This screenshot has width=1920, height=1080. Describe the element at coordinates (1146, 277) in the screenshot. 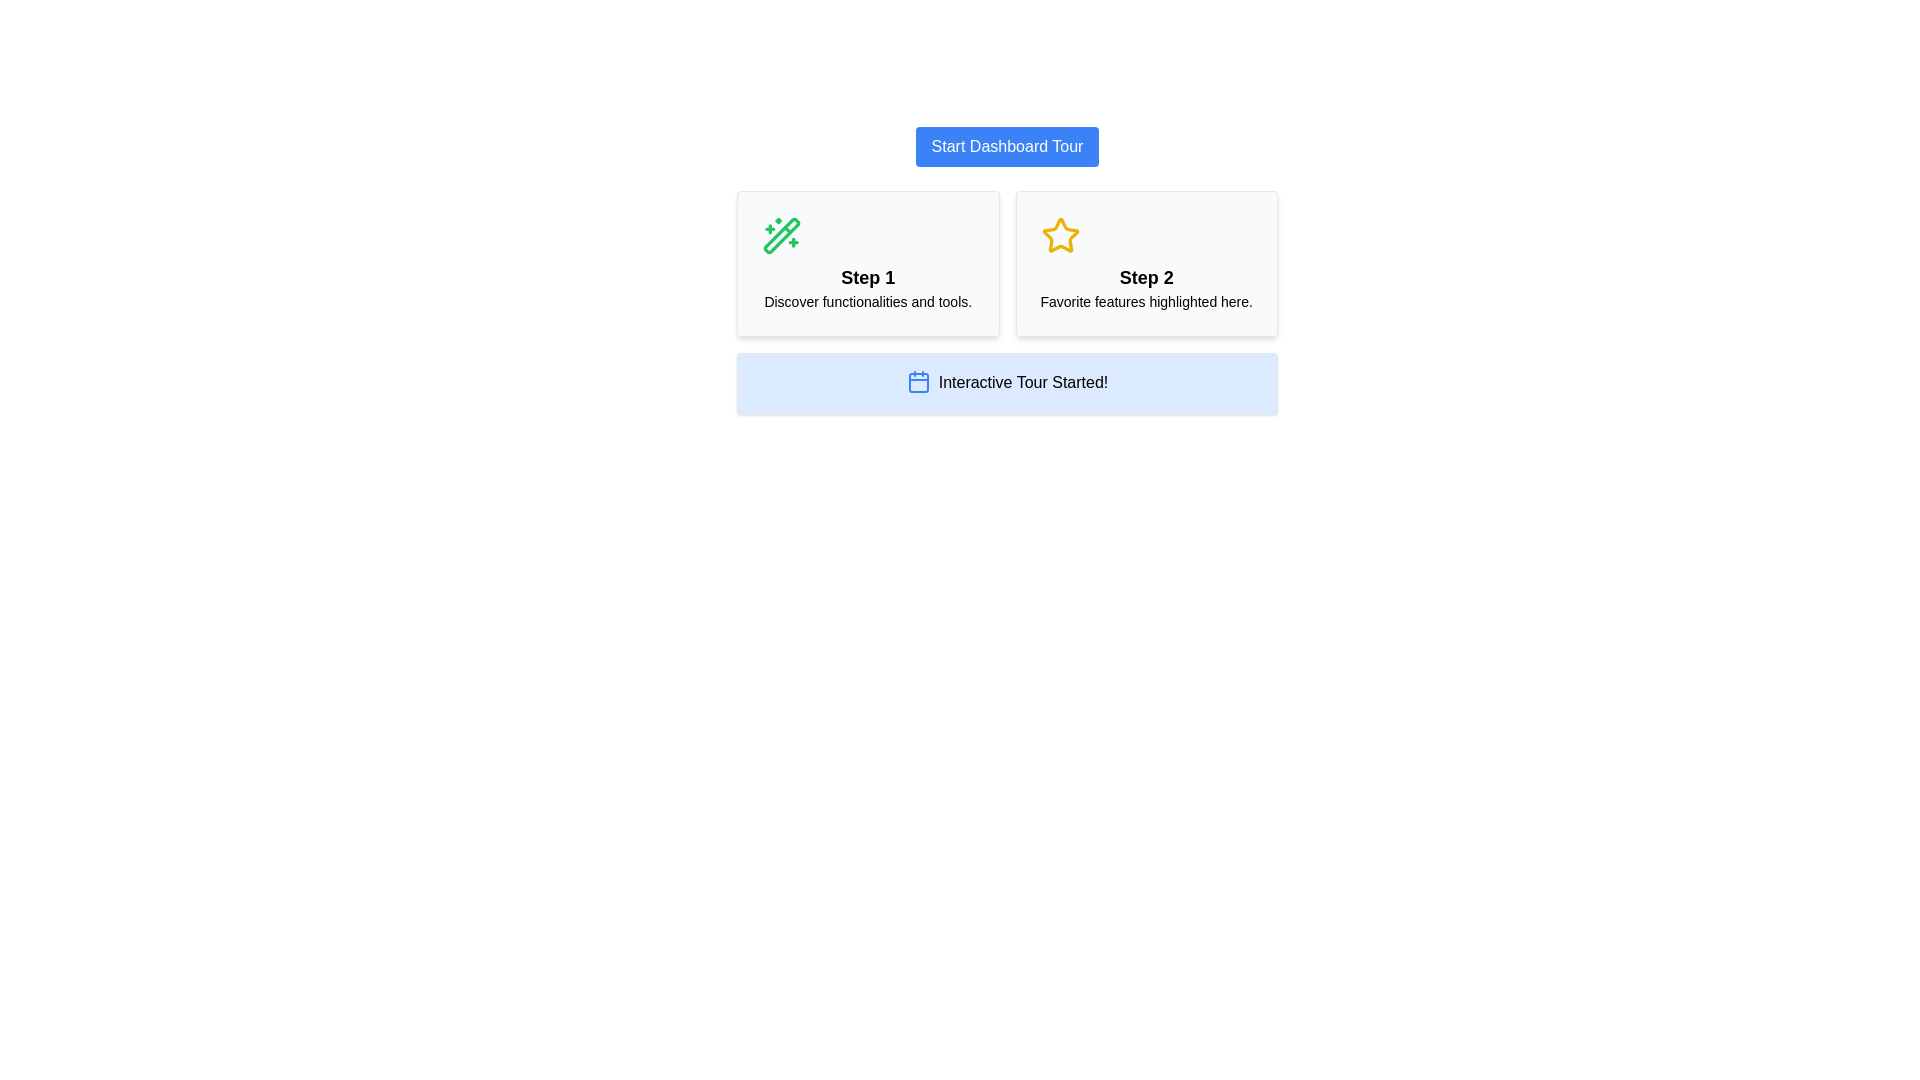

I see `the 'Step 2' label, which serves as a heading in the multi-step tutorial` at that location.